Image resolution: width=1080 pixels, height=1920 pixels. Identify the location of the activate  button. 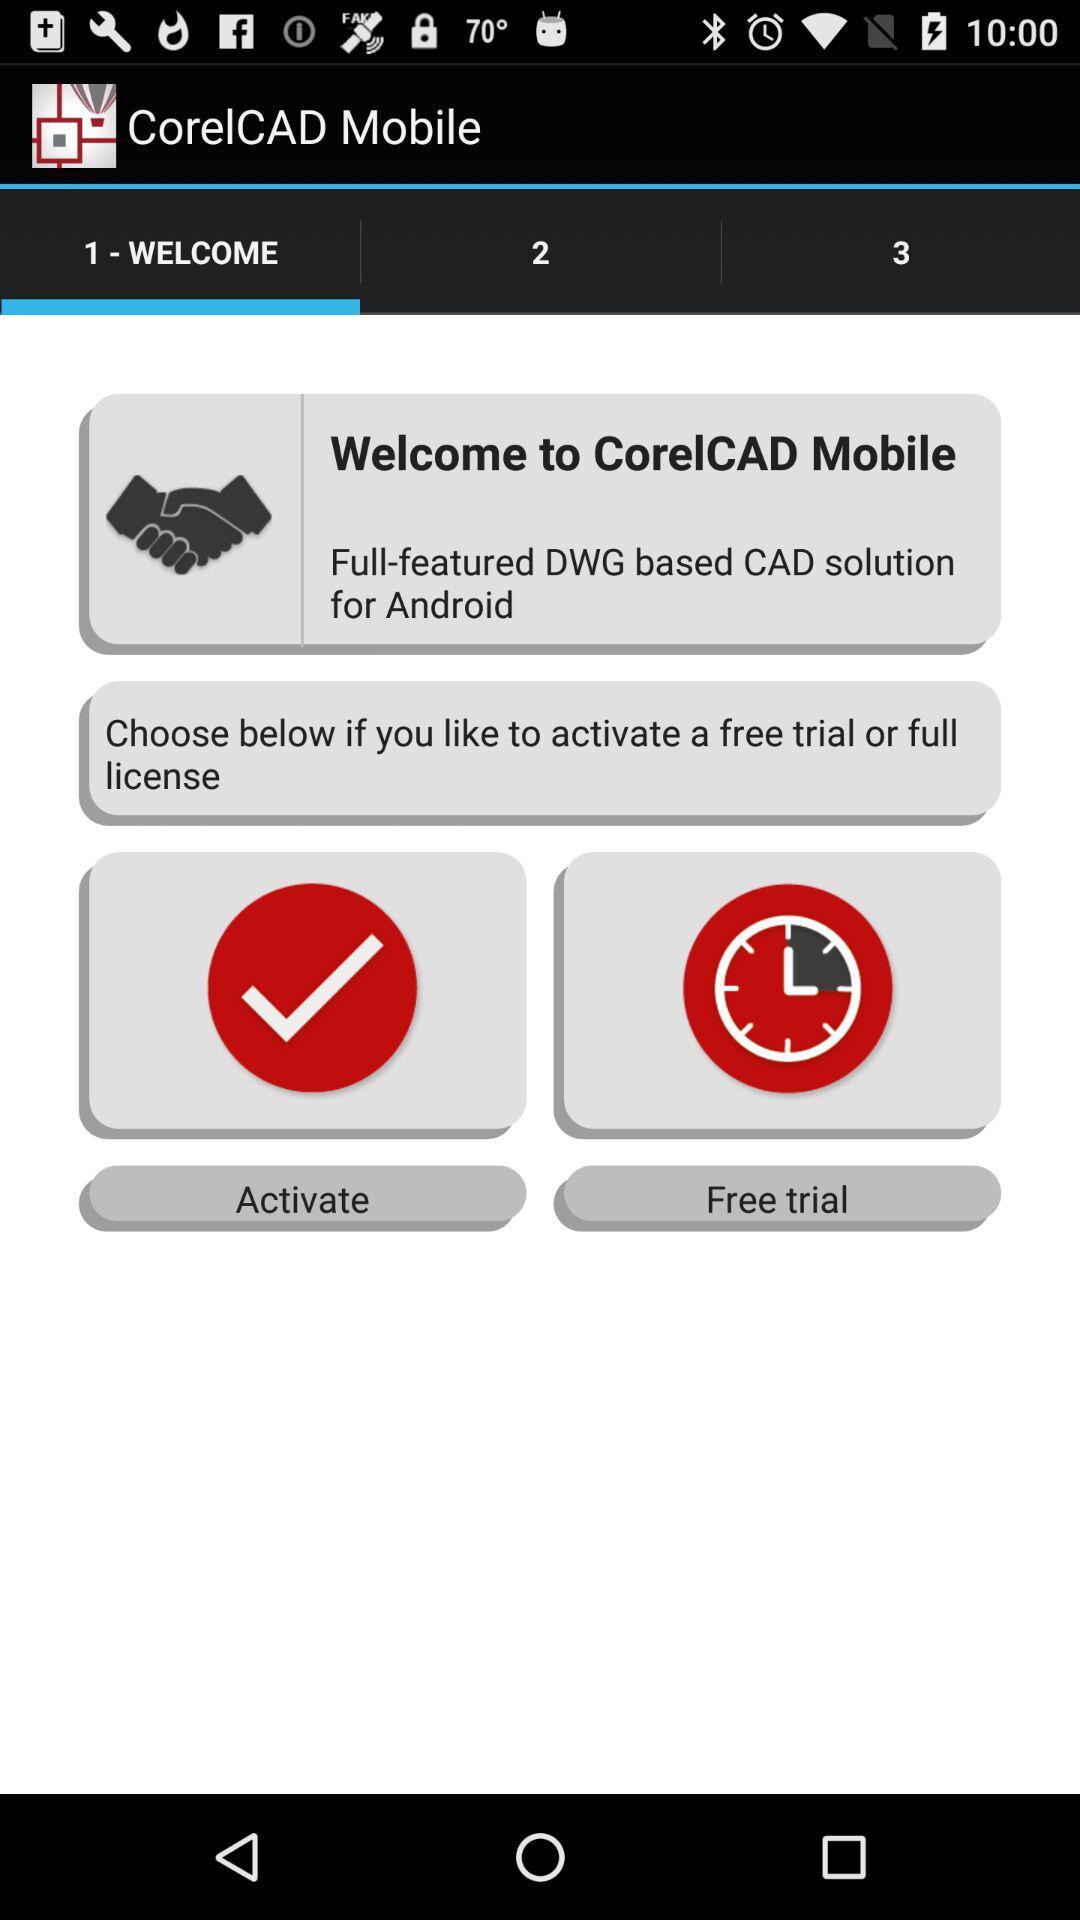
(303, 1199).